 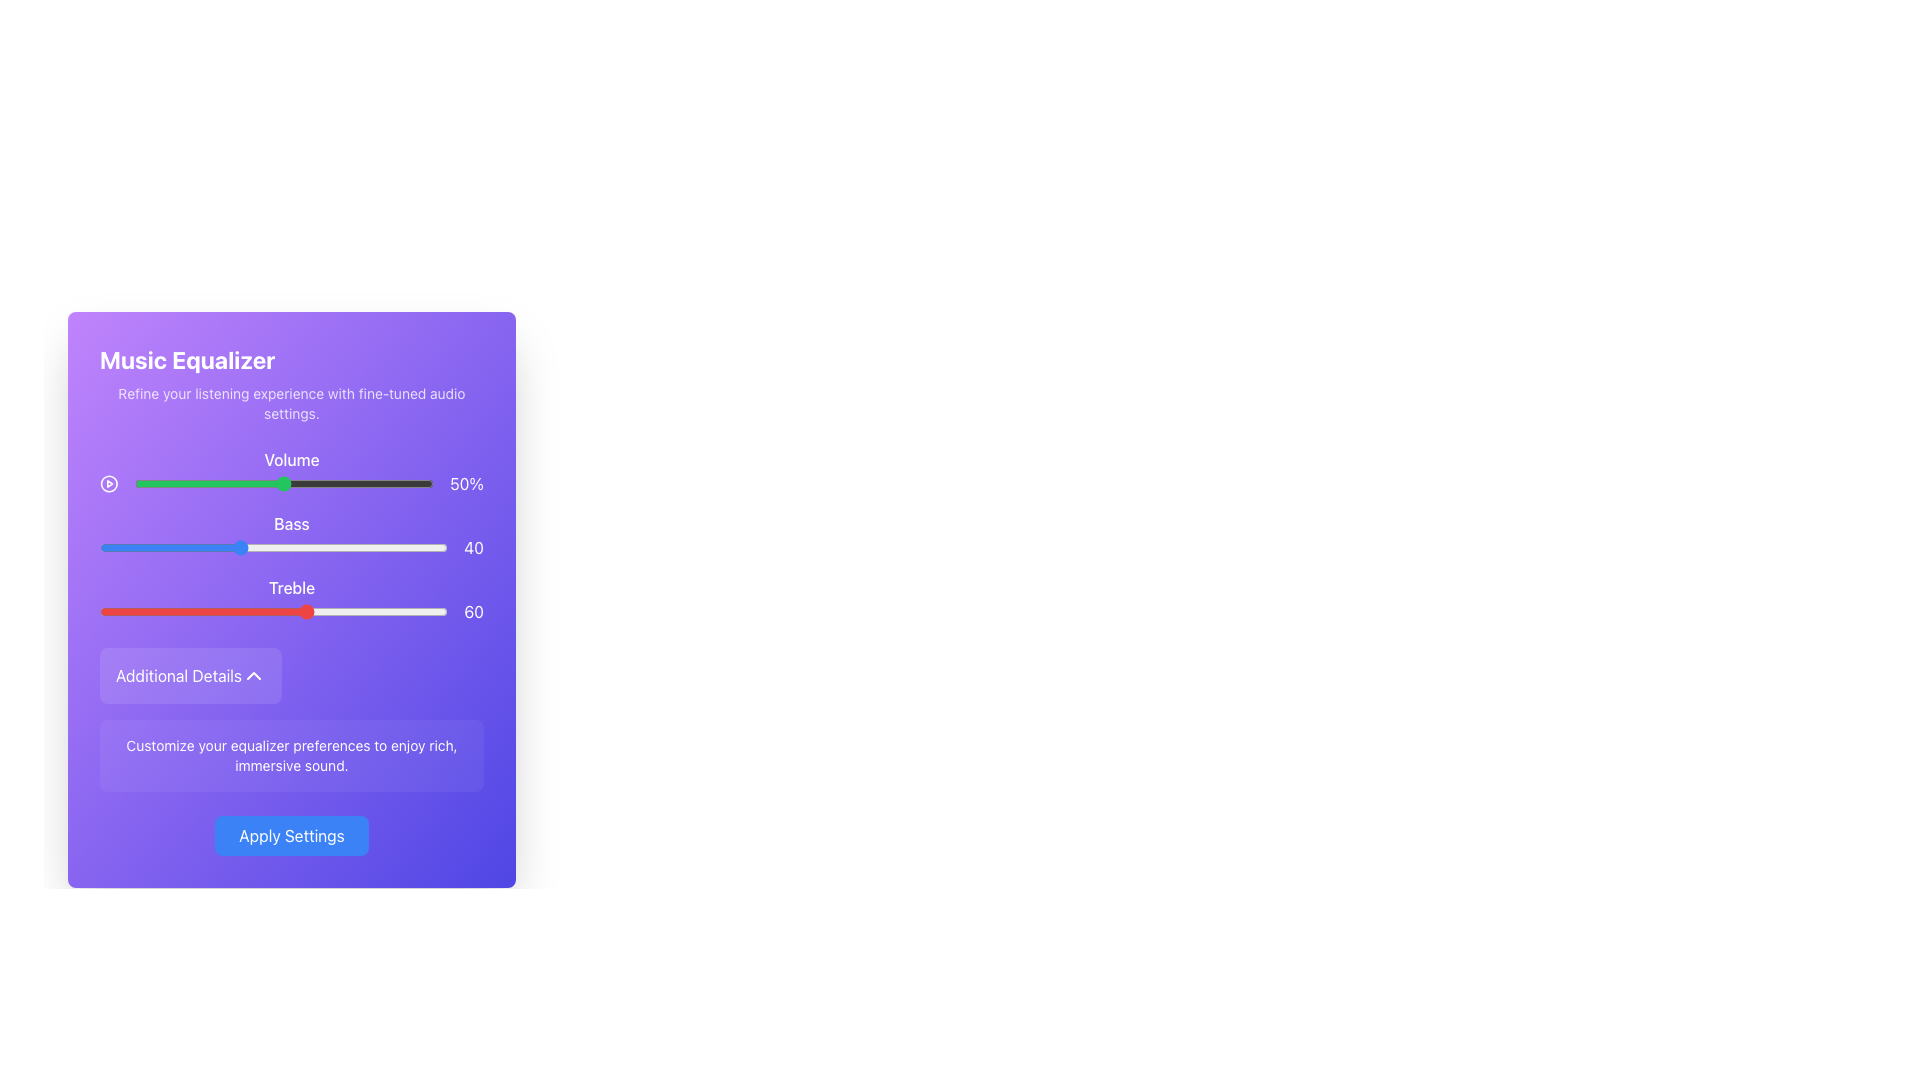 What do you see at coordinates (392, 611) in the screenshot?
I see `the Treble` at bounding box center [392, 611].